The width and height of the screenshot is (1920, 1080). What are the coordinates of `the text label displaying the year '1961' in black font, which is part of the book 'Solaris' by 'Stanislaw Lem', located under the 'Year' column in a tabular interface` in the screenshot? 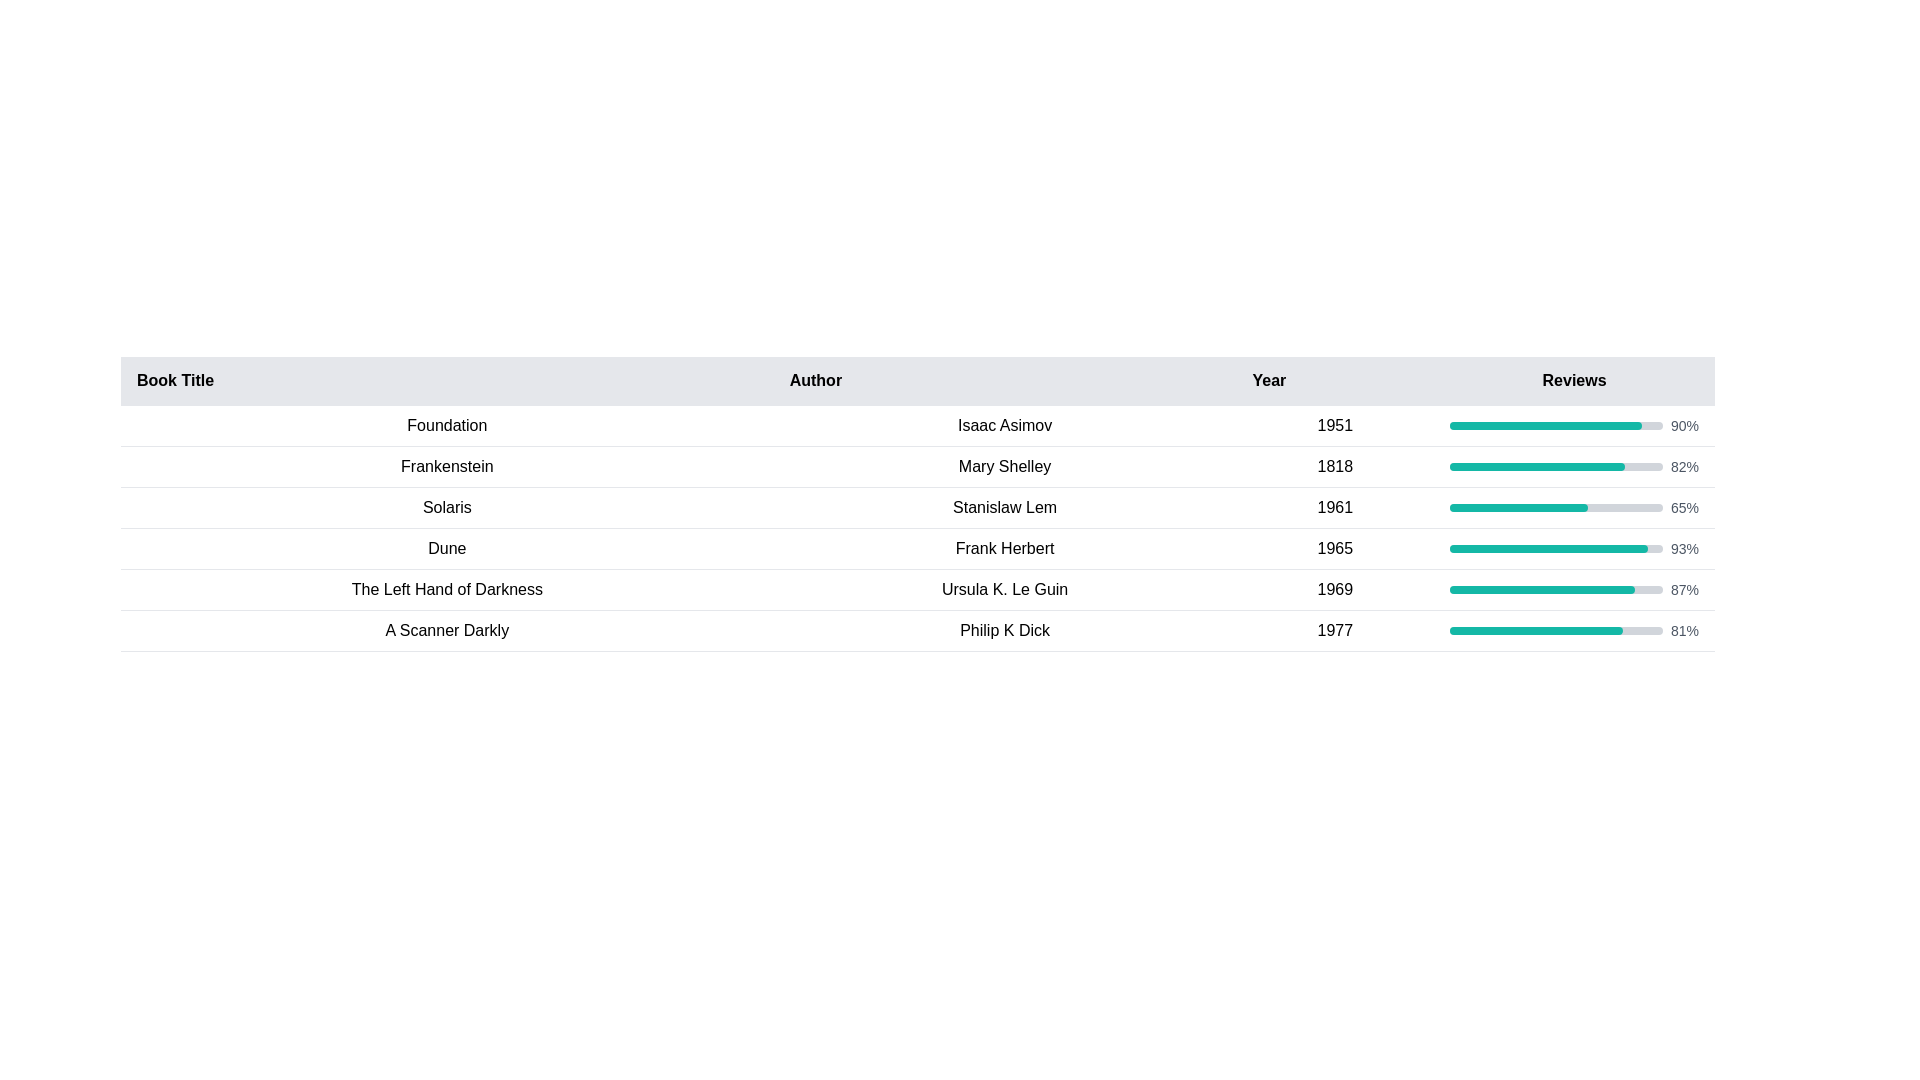 It's located at (1335, 507).